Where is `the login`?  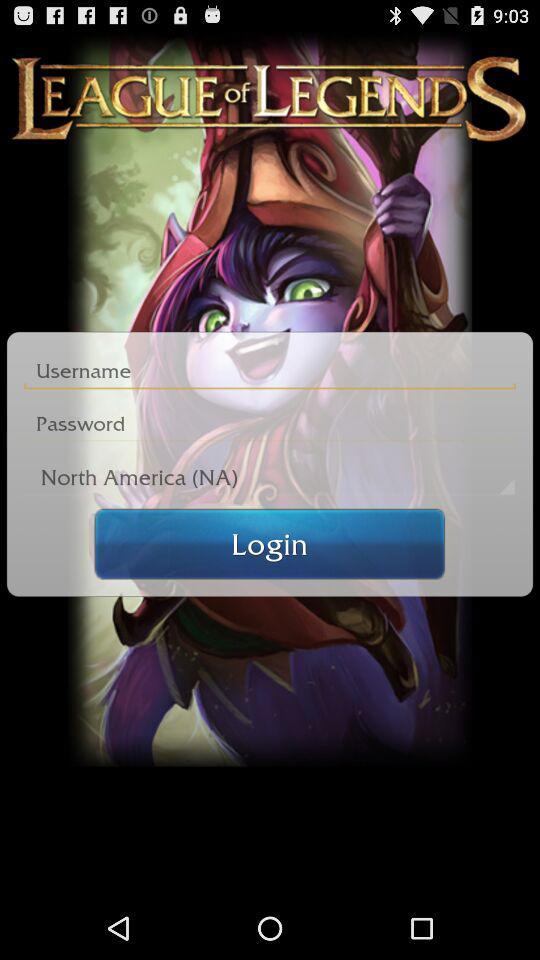
the login is located at coordinates (269, 543).